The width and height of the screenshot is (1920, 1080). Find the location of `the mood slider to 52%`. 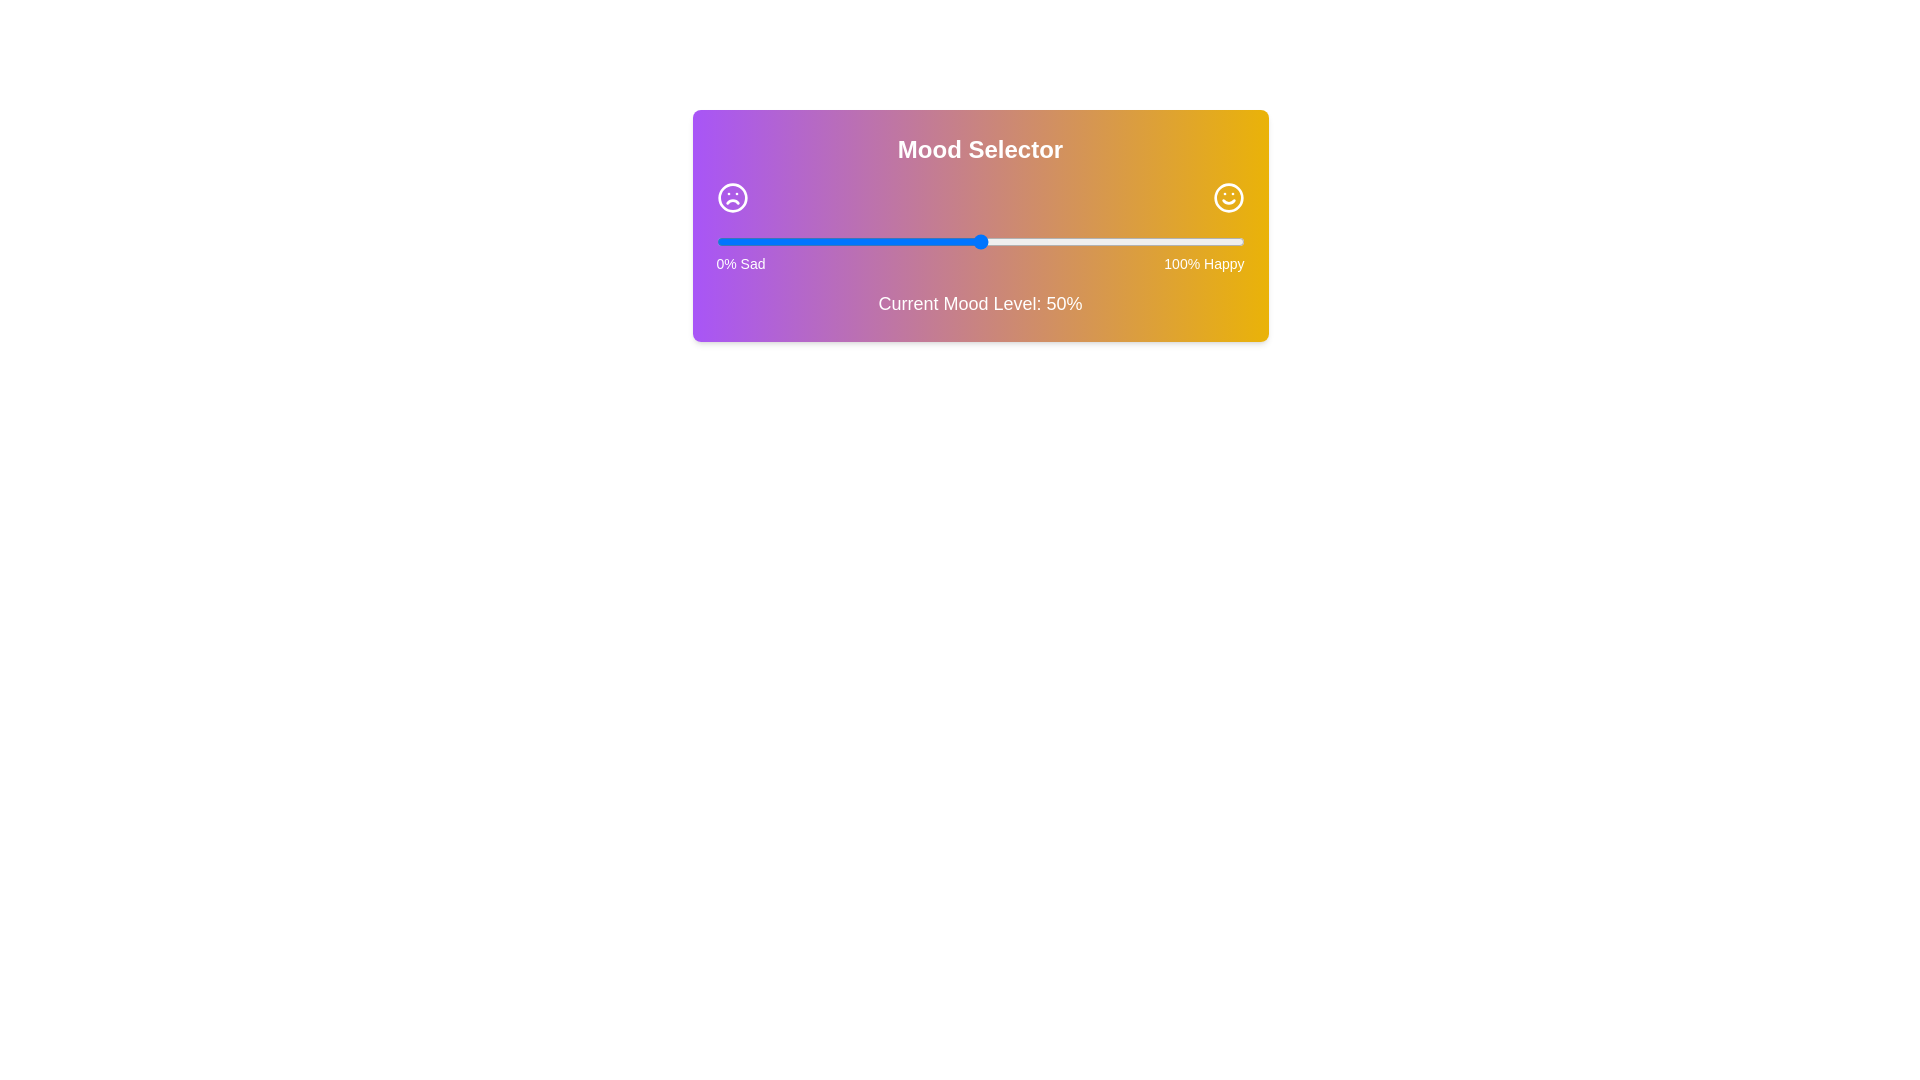

the mood slider to 52% is located at coordinates (991, 241).